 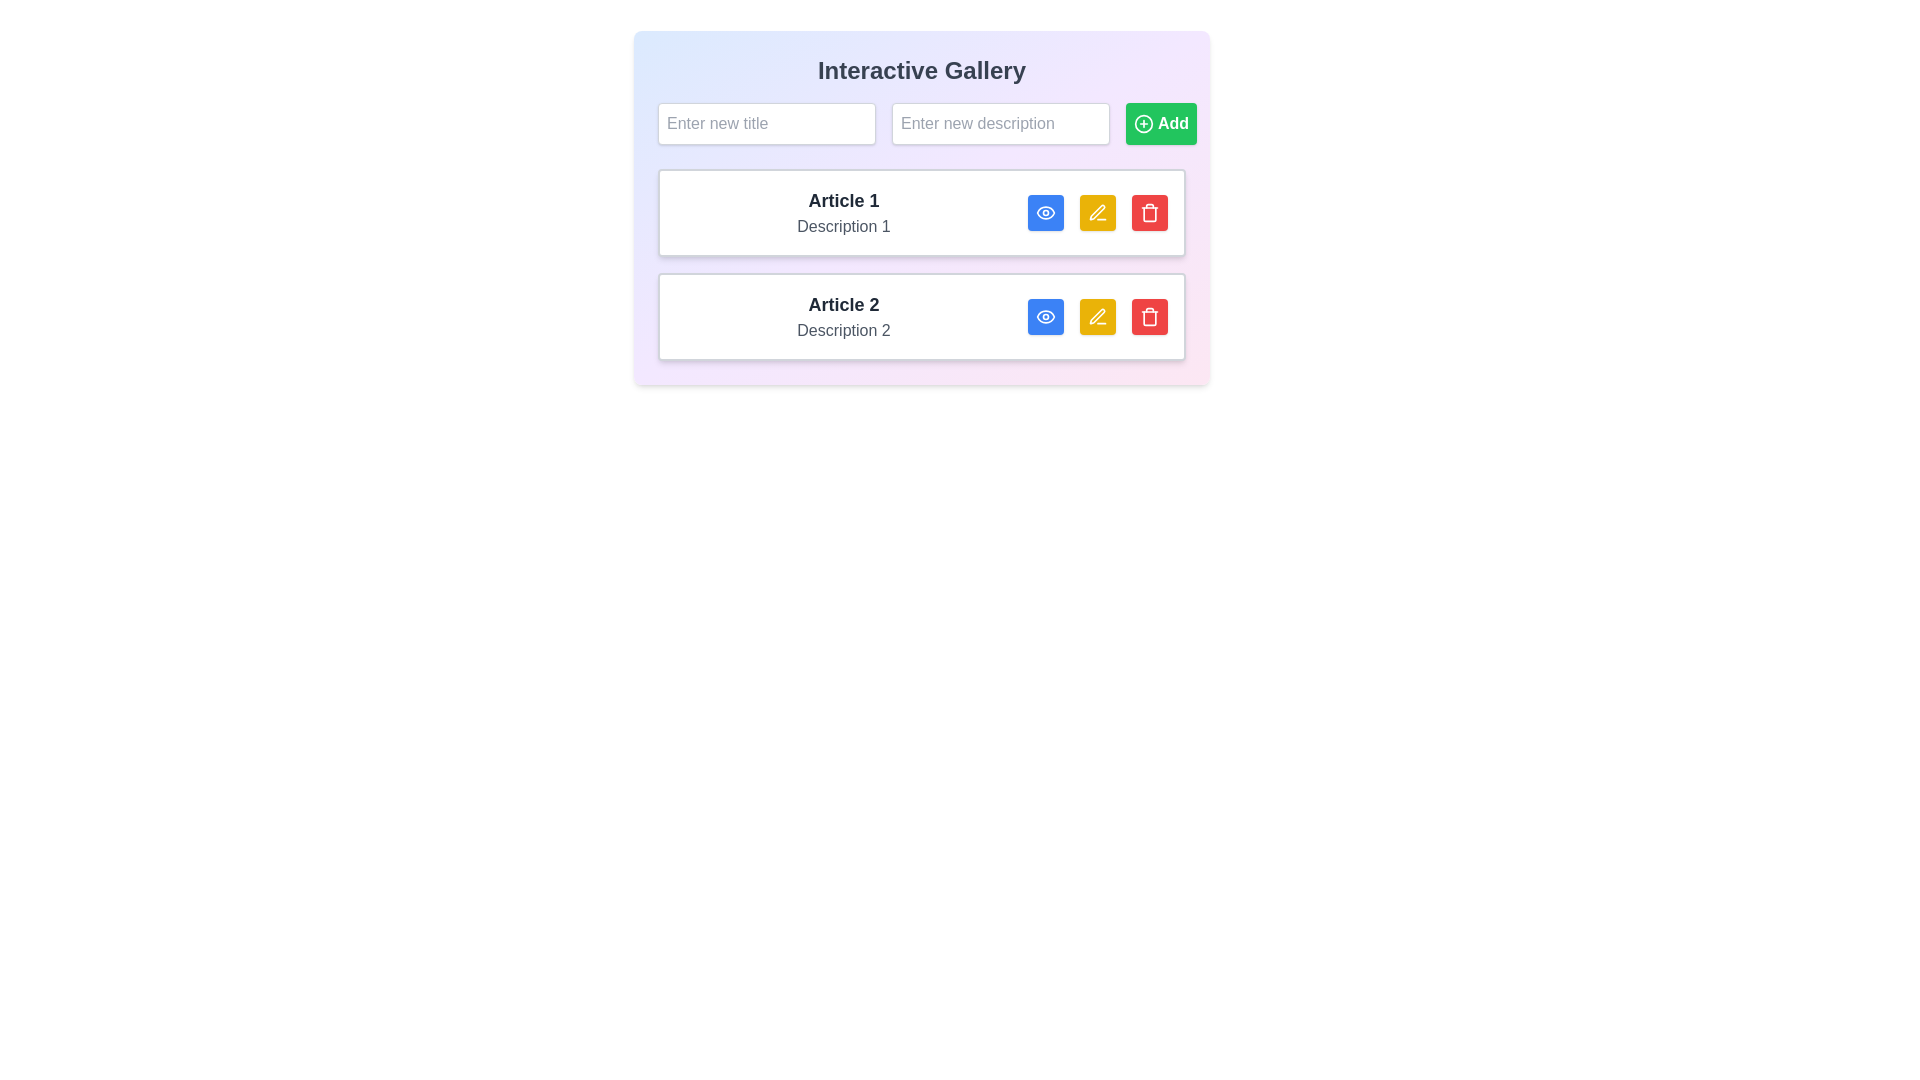 I want to click on the text input box for entering a description to focus on it, so click(x=920, y=123).